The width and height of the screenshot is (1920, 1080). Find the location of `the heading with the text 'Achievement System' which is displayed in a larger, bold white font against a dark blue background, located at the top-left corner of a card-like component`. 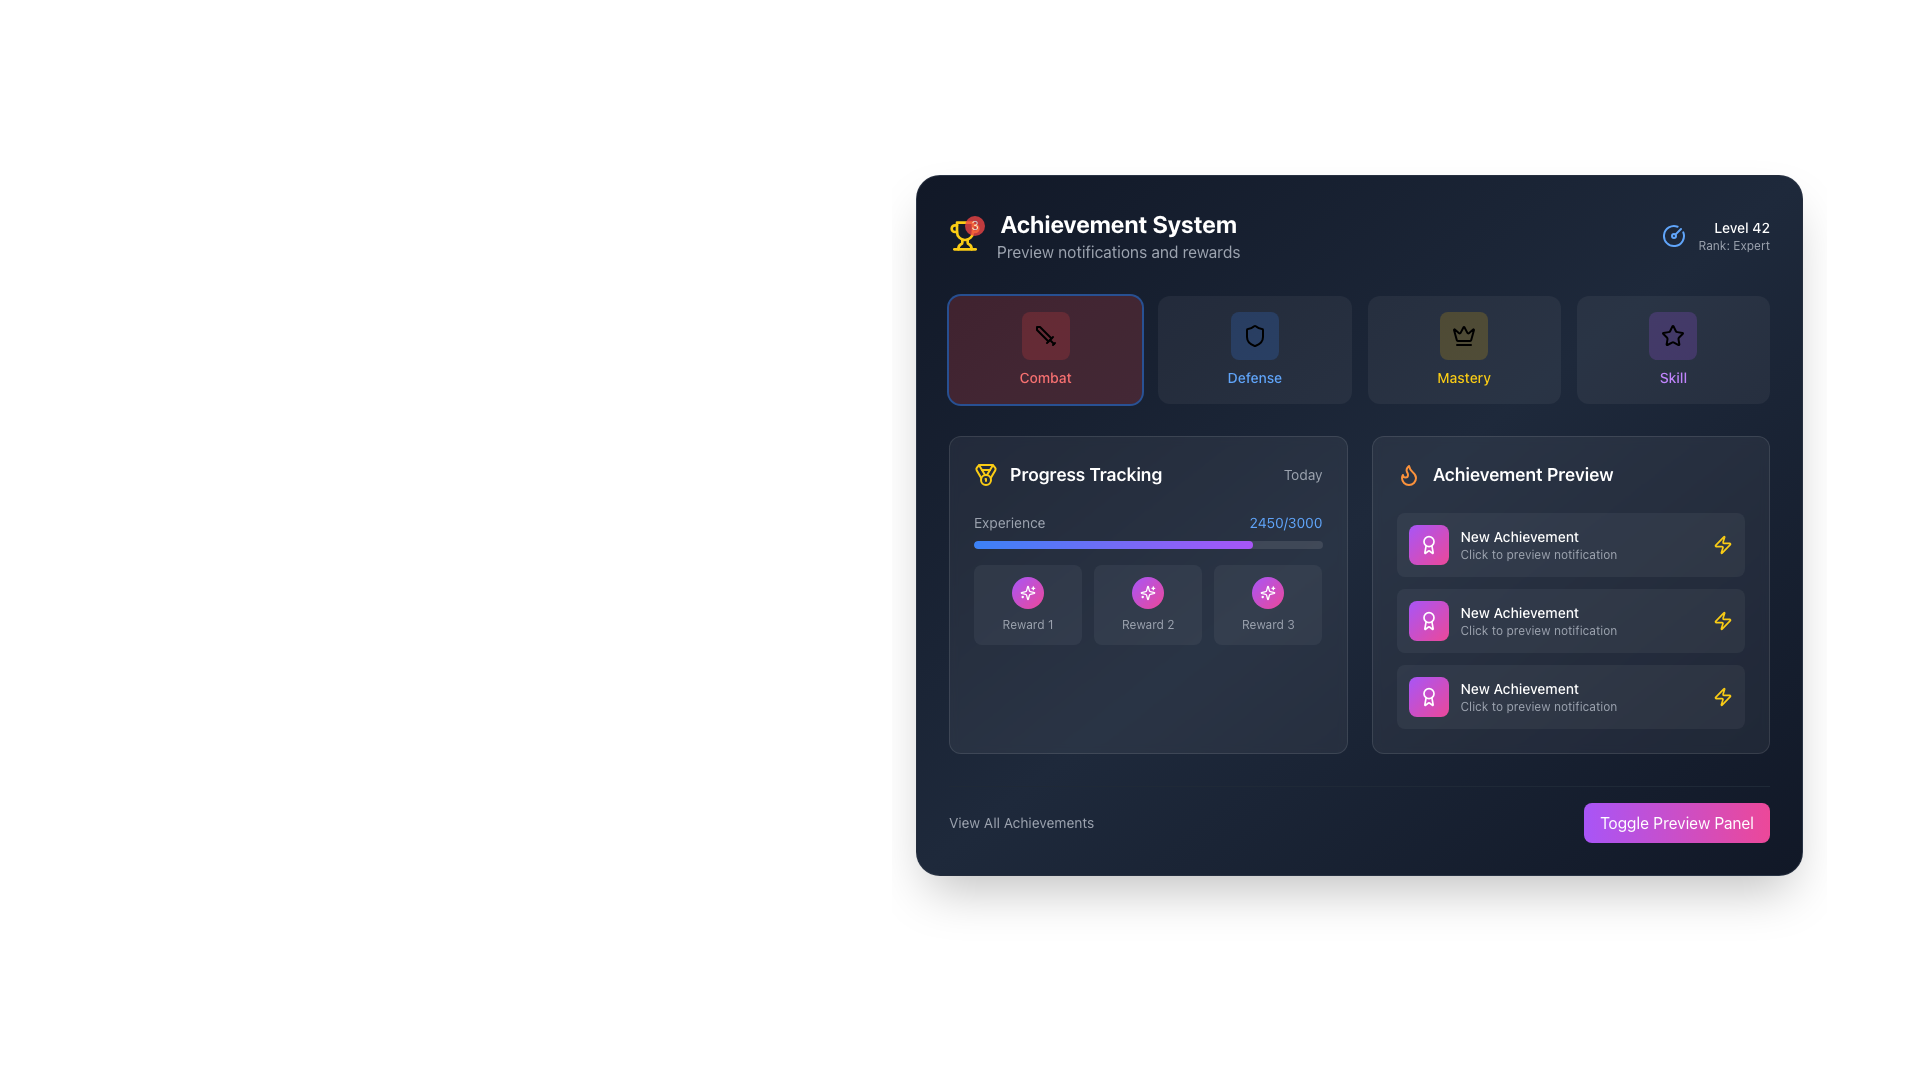

the heading with the text 'Achievement System' which is displayed in a larger, bold white font against a dark blue background, located at the top-left corner of a card-like component is located at coordinates (1117, 234).